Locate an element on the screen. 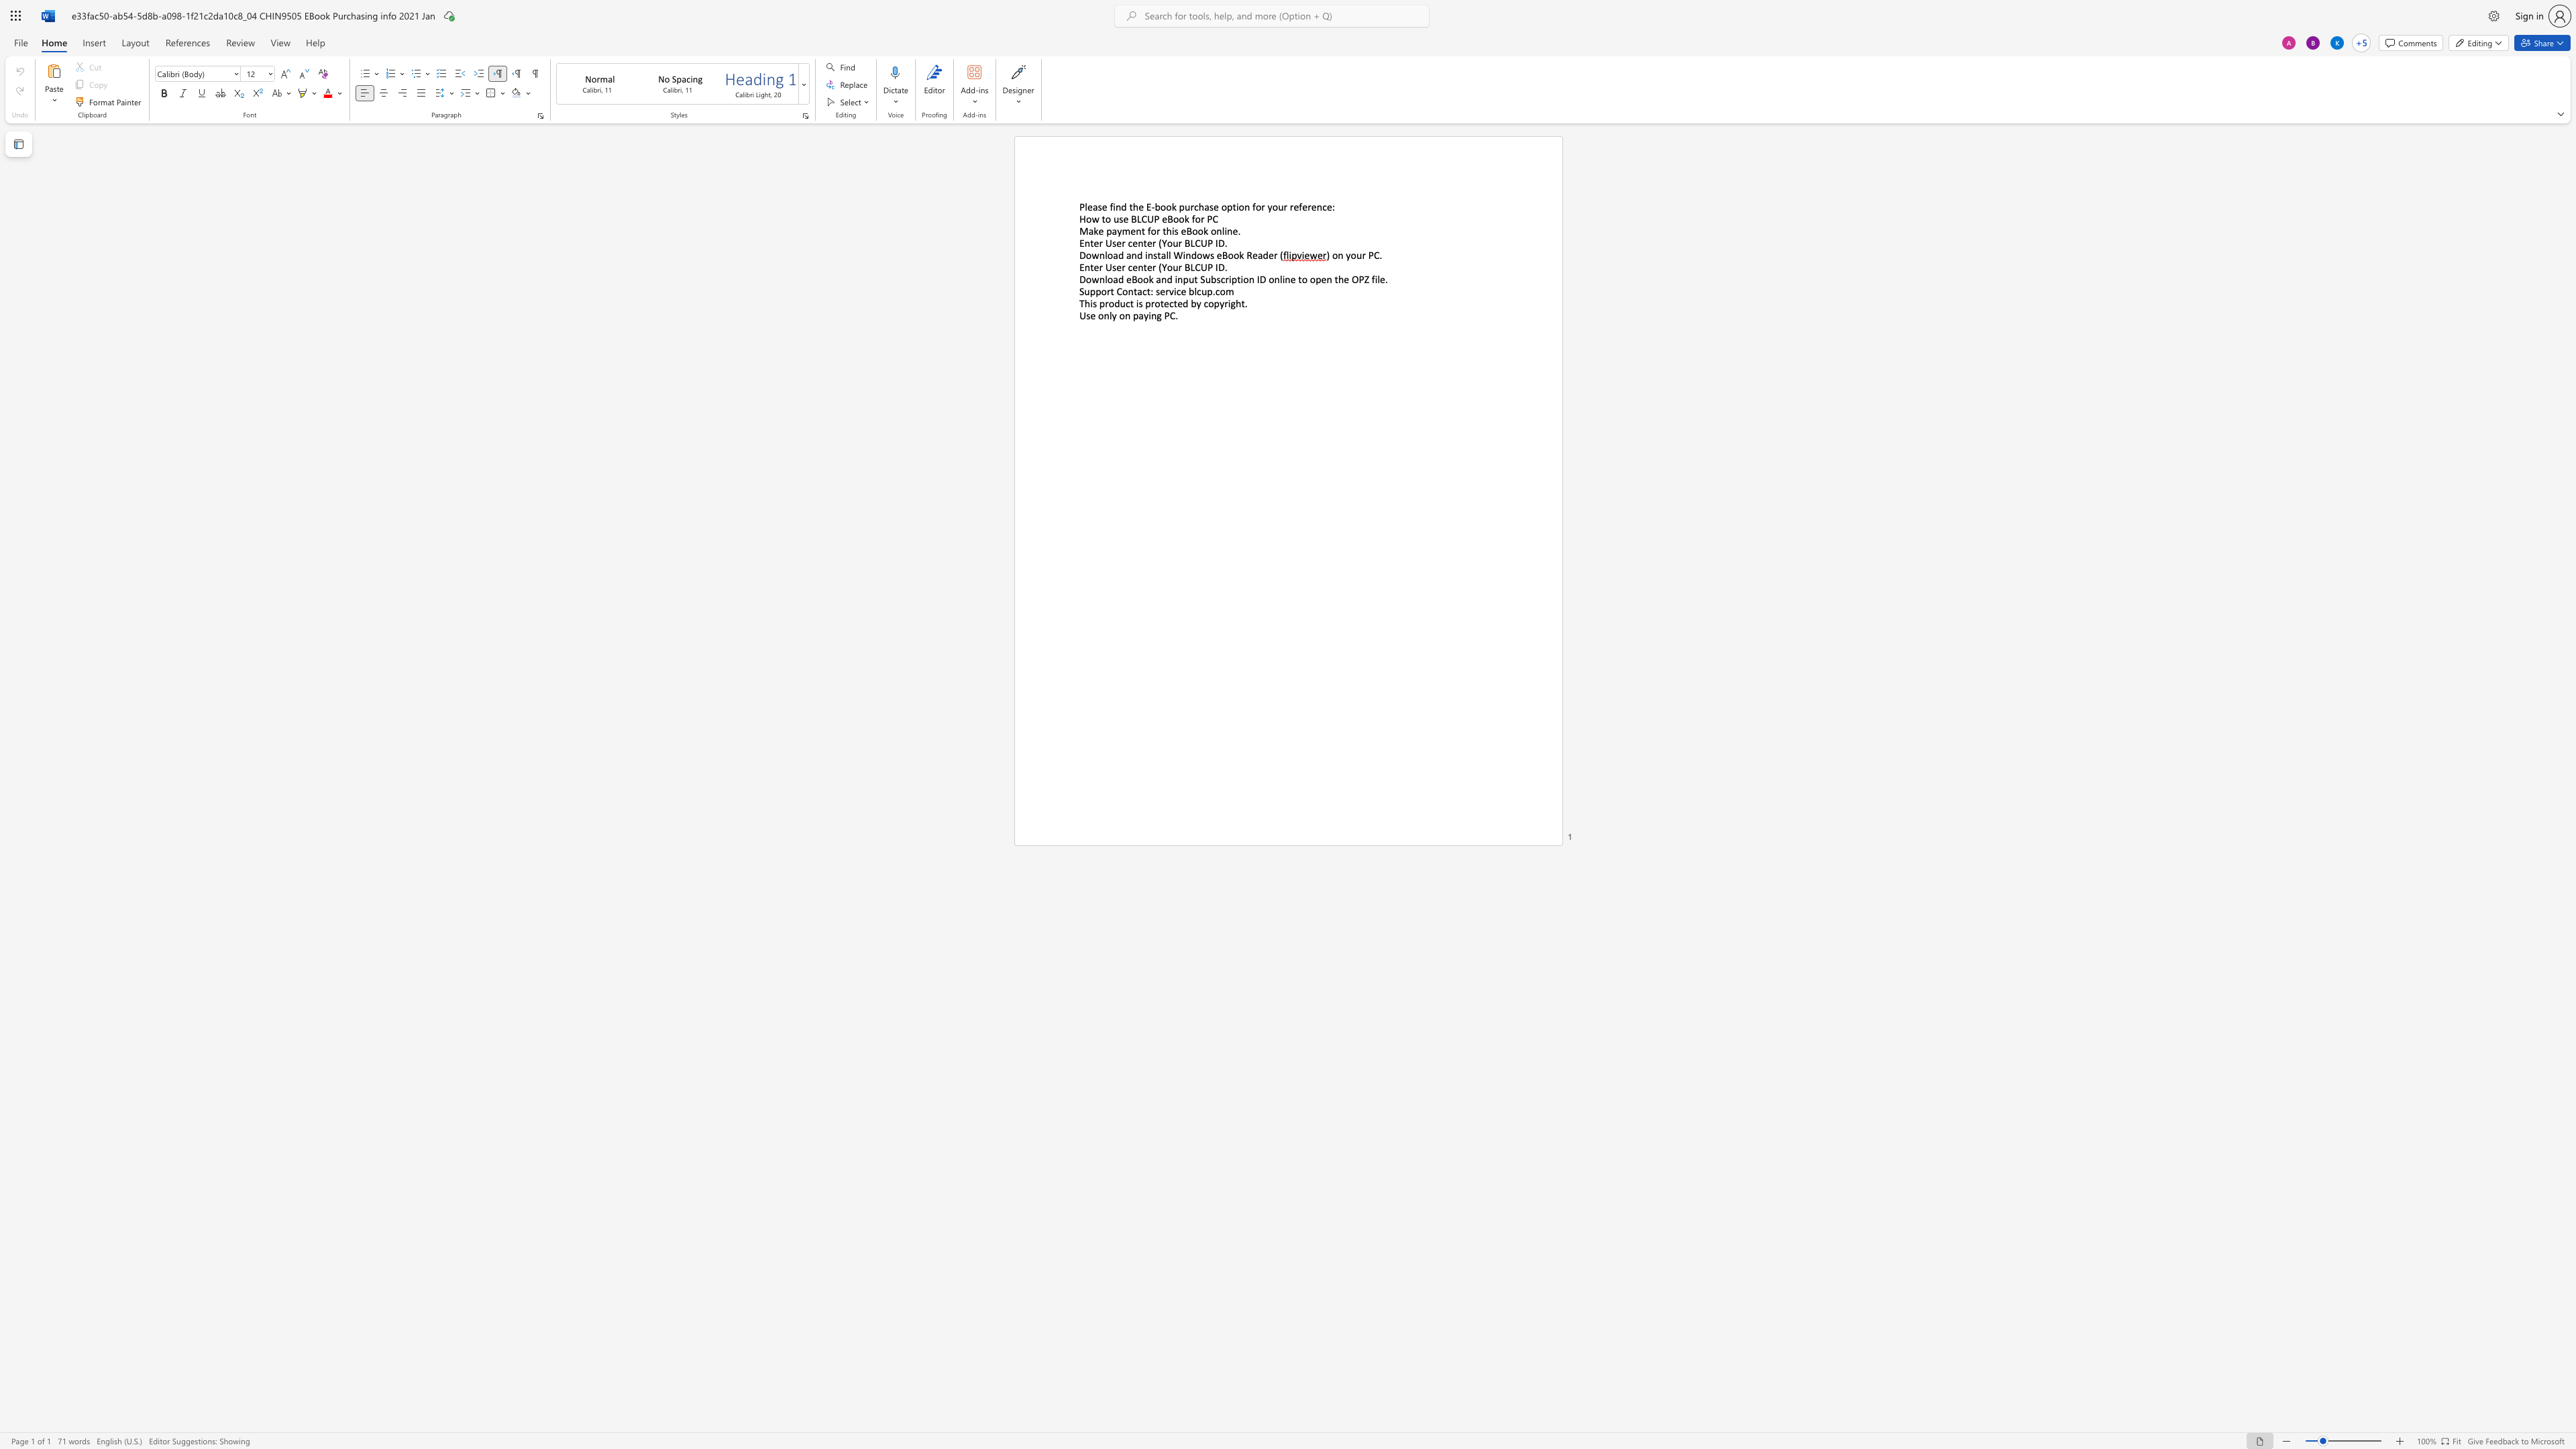 The height and width of the screenshot is (1449, 2576). the subset text "ok purchas" within the text "Please find the E-book purchase" is located at coordinates (1165, 206).